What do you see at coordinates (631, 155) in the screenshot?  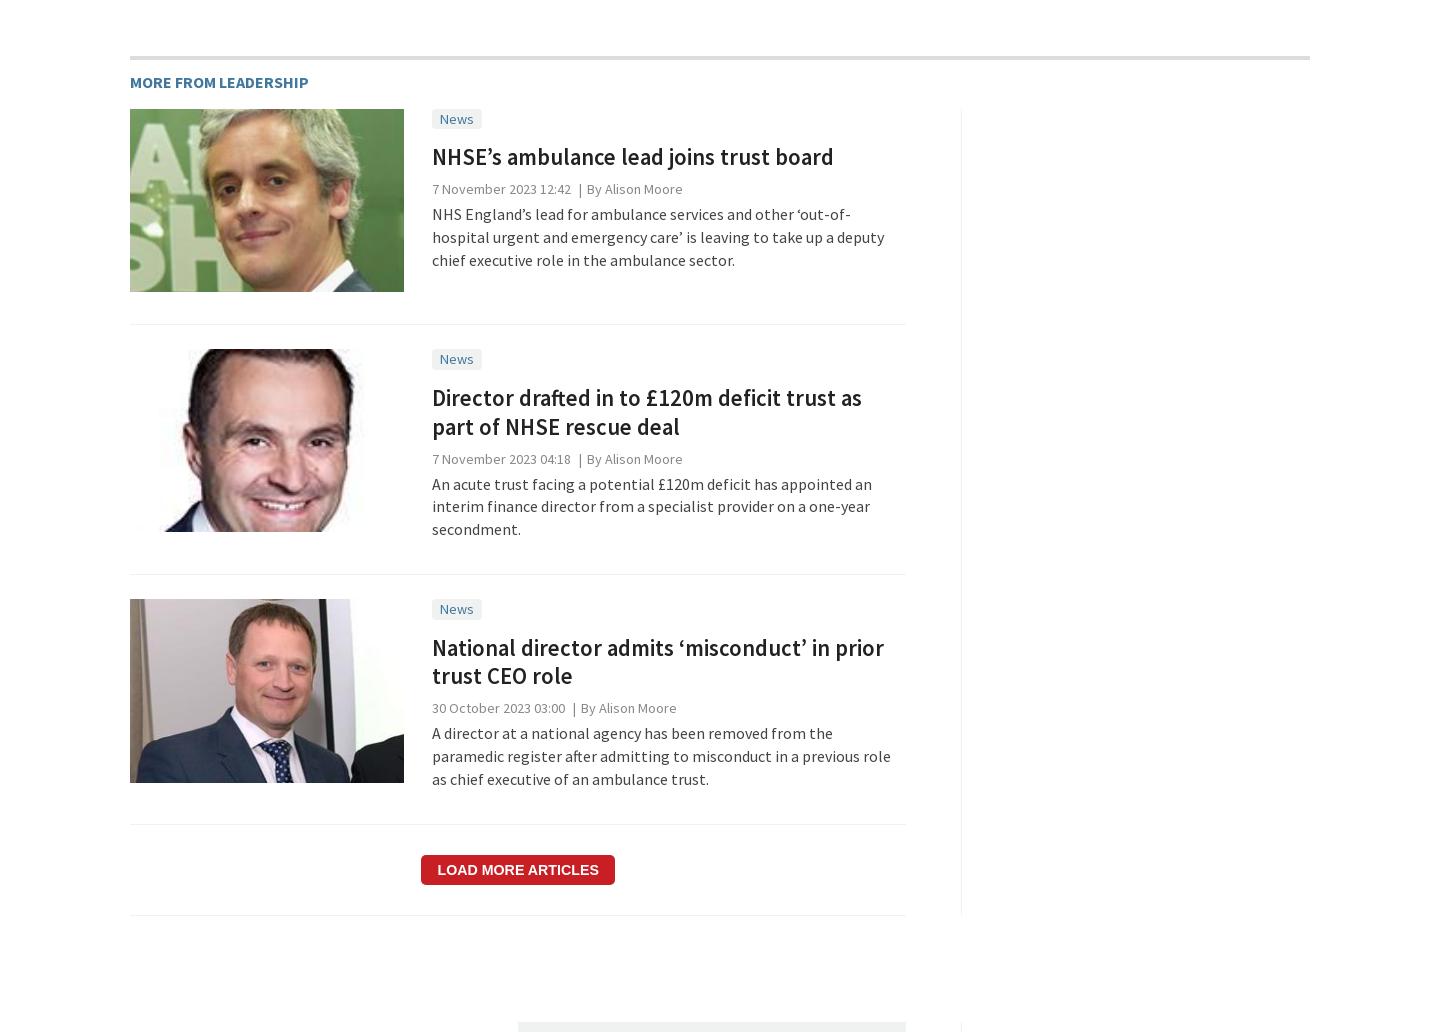 I see `'NHSE’s ambulance lead joins trust board'` at bounding box center [631, 155].